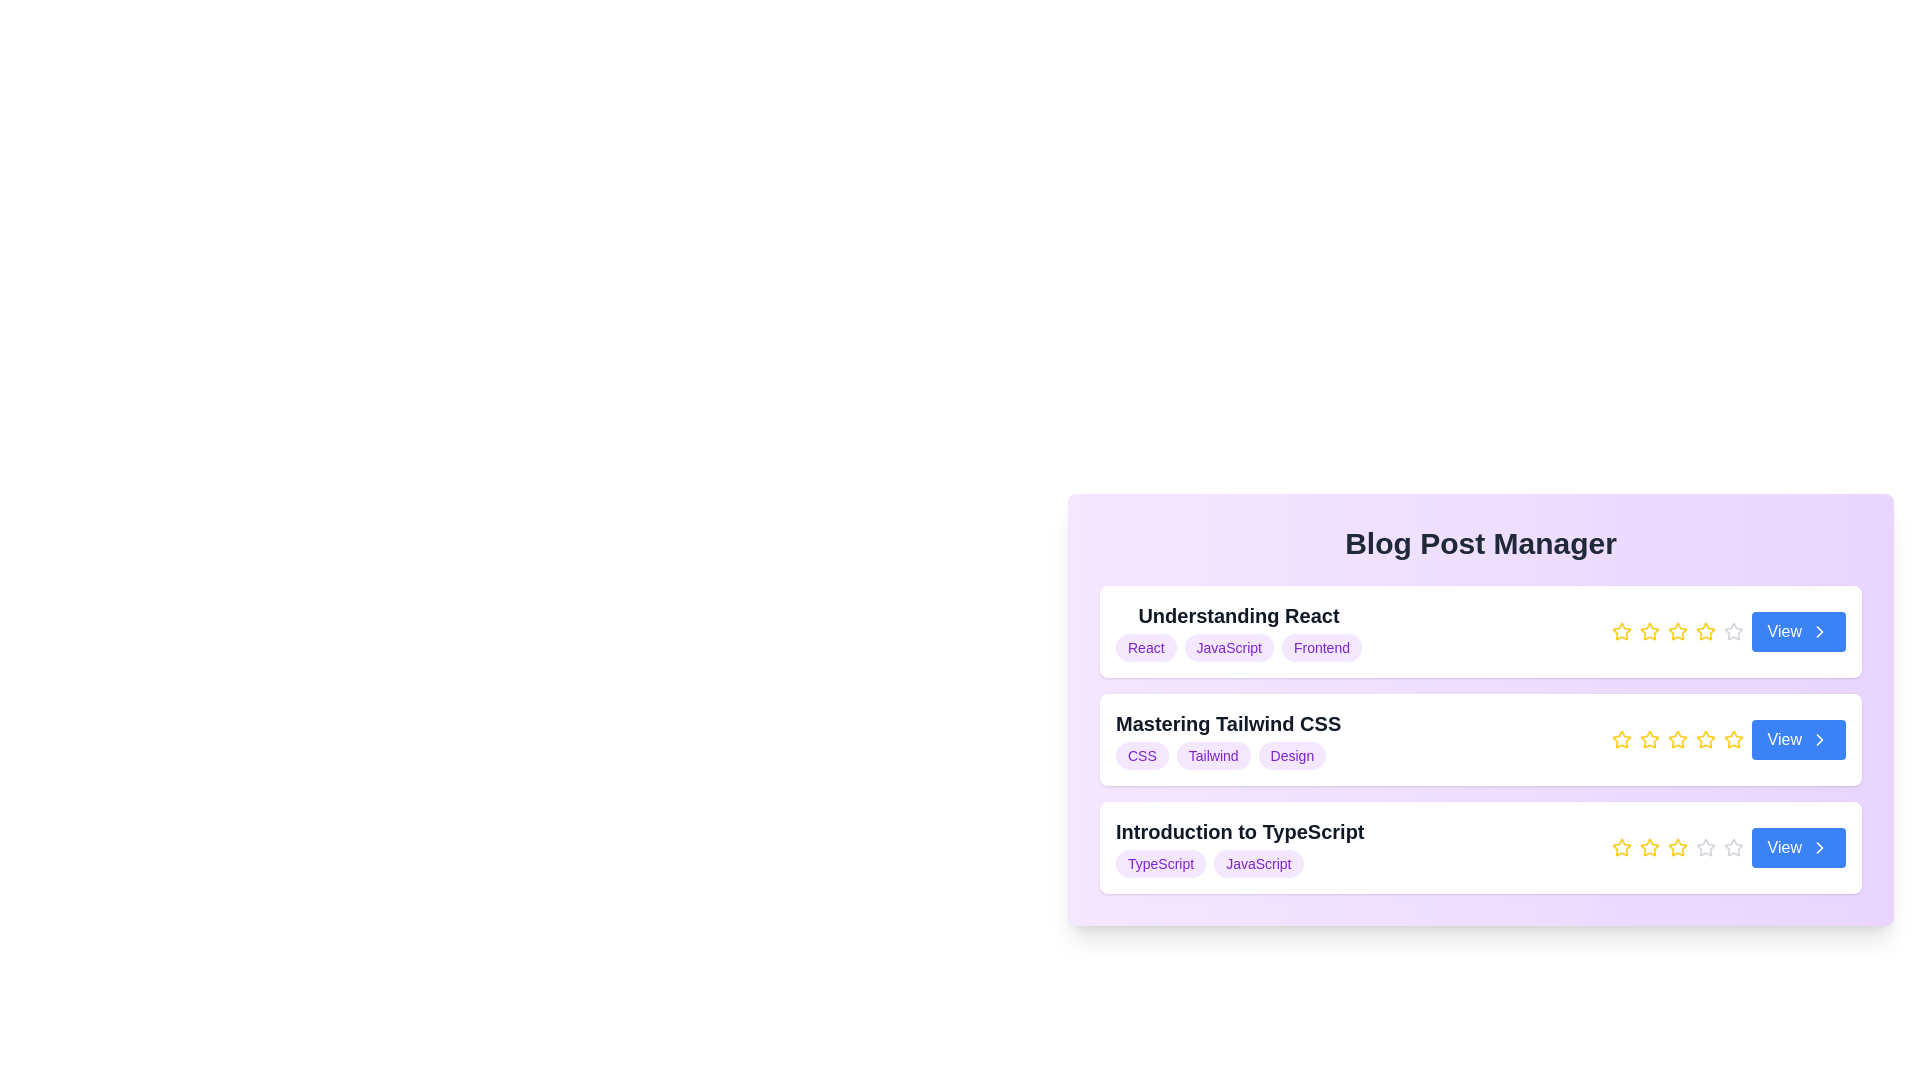  What do you see at coordinates (1732, 631) in the screenshot?
I see `the fifth star-shaped icon representing an unselected rating star in the 'Understanding React' blog post to rate it` at bounding box center [1732, 631].